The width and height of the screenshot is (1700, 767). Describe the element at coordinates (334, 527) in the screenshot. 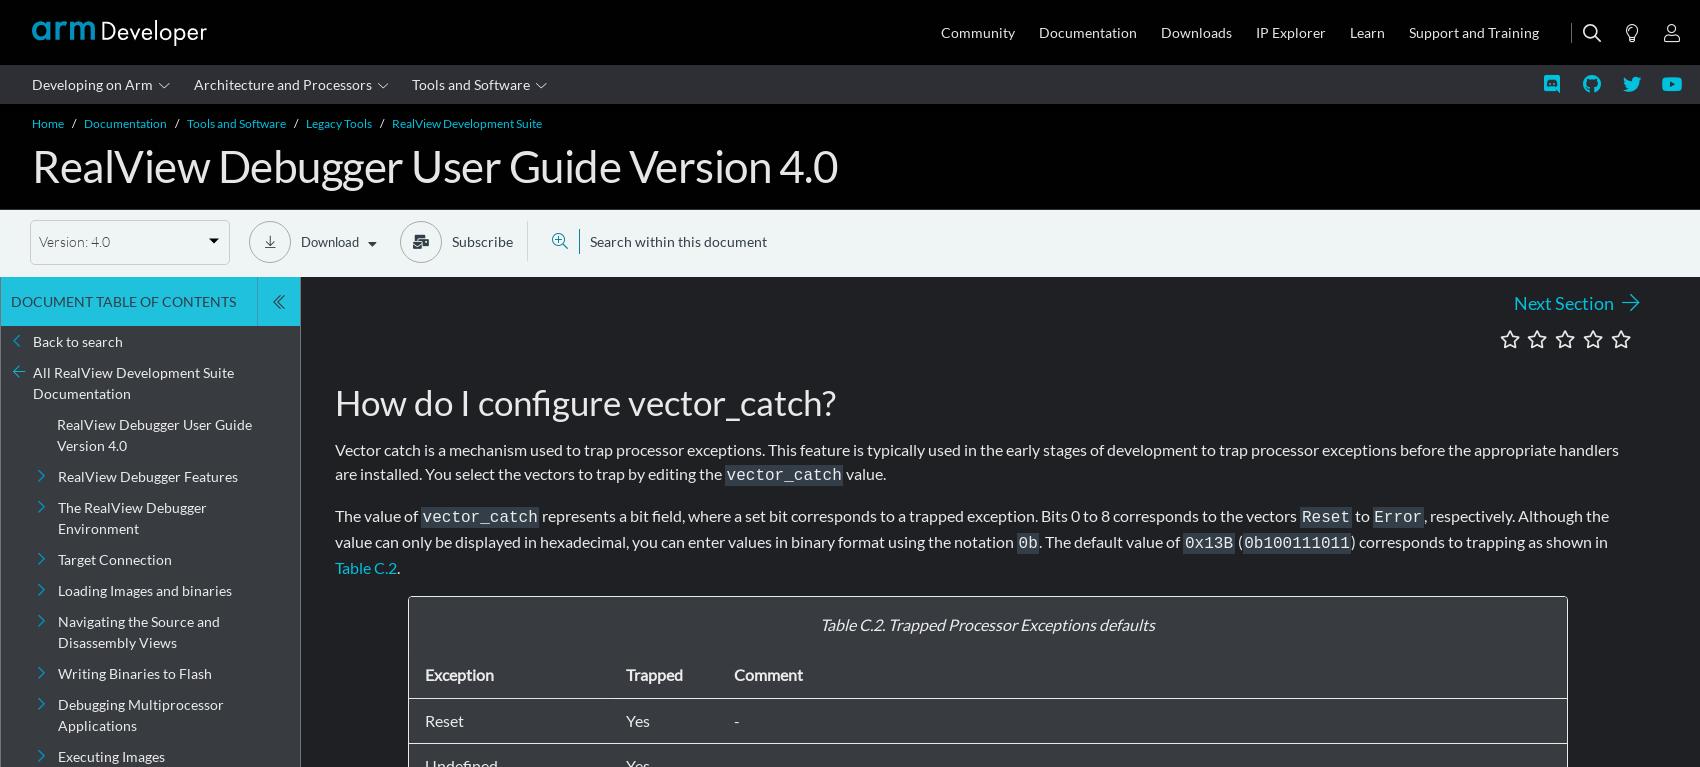

I see `', respectively. Although the value can only be displayed in hexadecimal, you can enter values in binary format using the notation'` at that location.